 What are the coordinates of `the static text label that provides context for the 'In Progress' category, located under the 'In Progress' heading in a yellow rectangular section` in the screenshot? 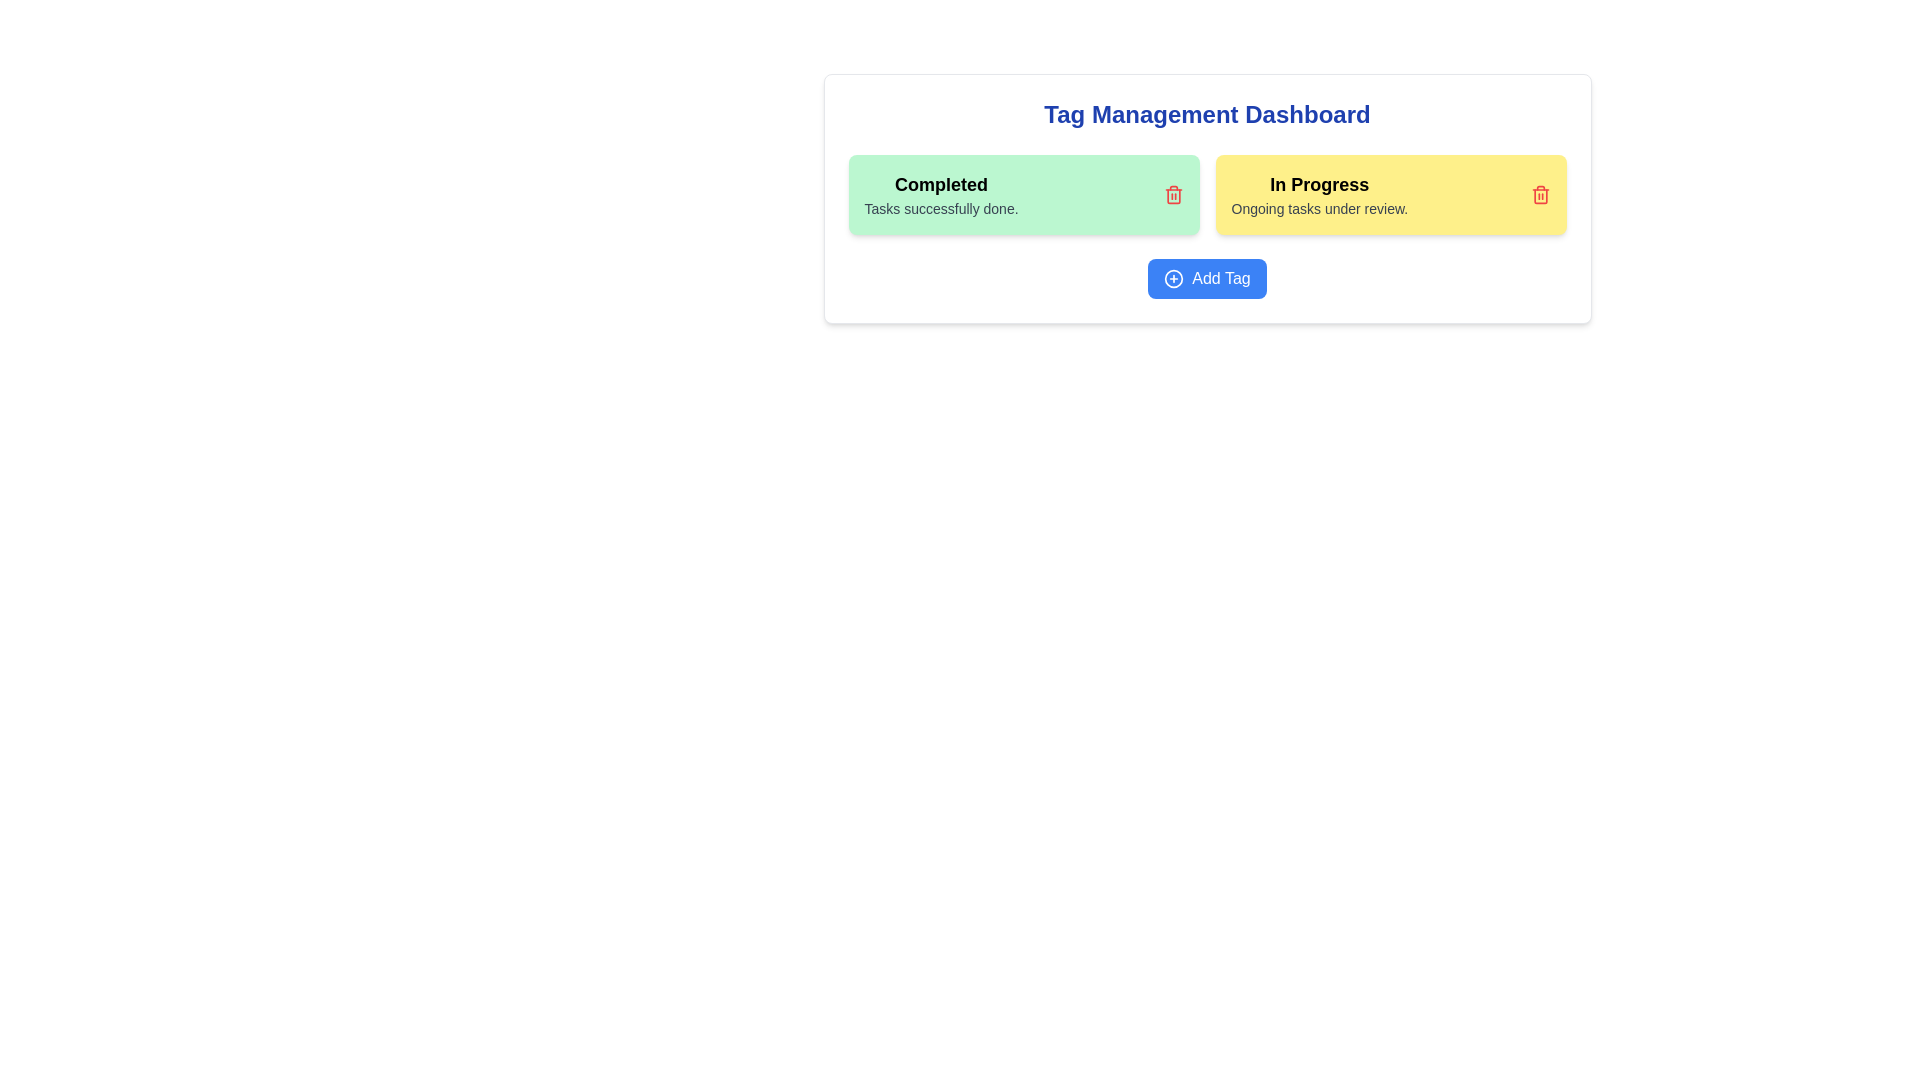 It's located at (1319, 208).